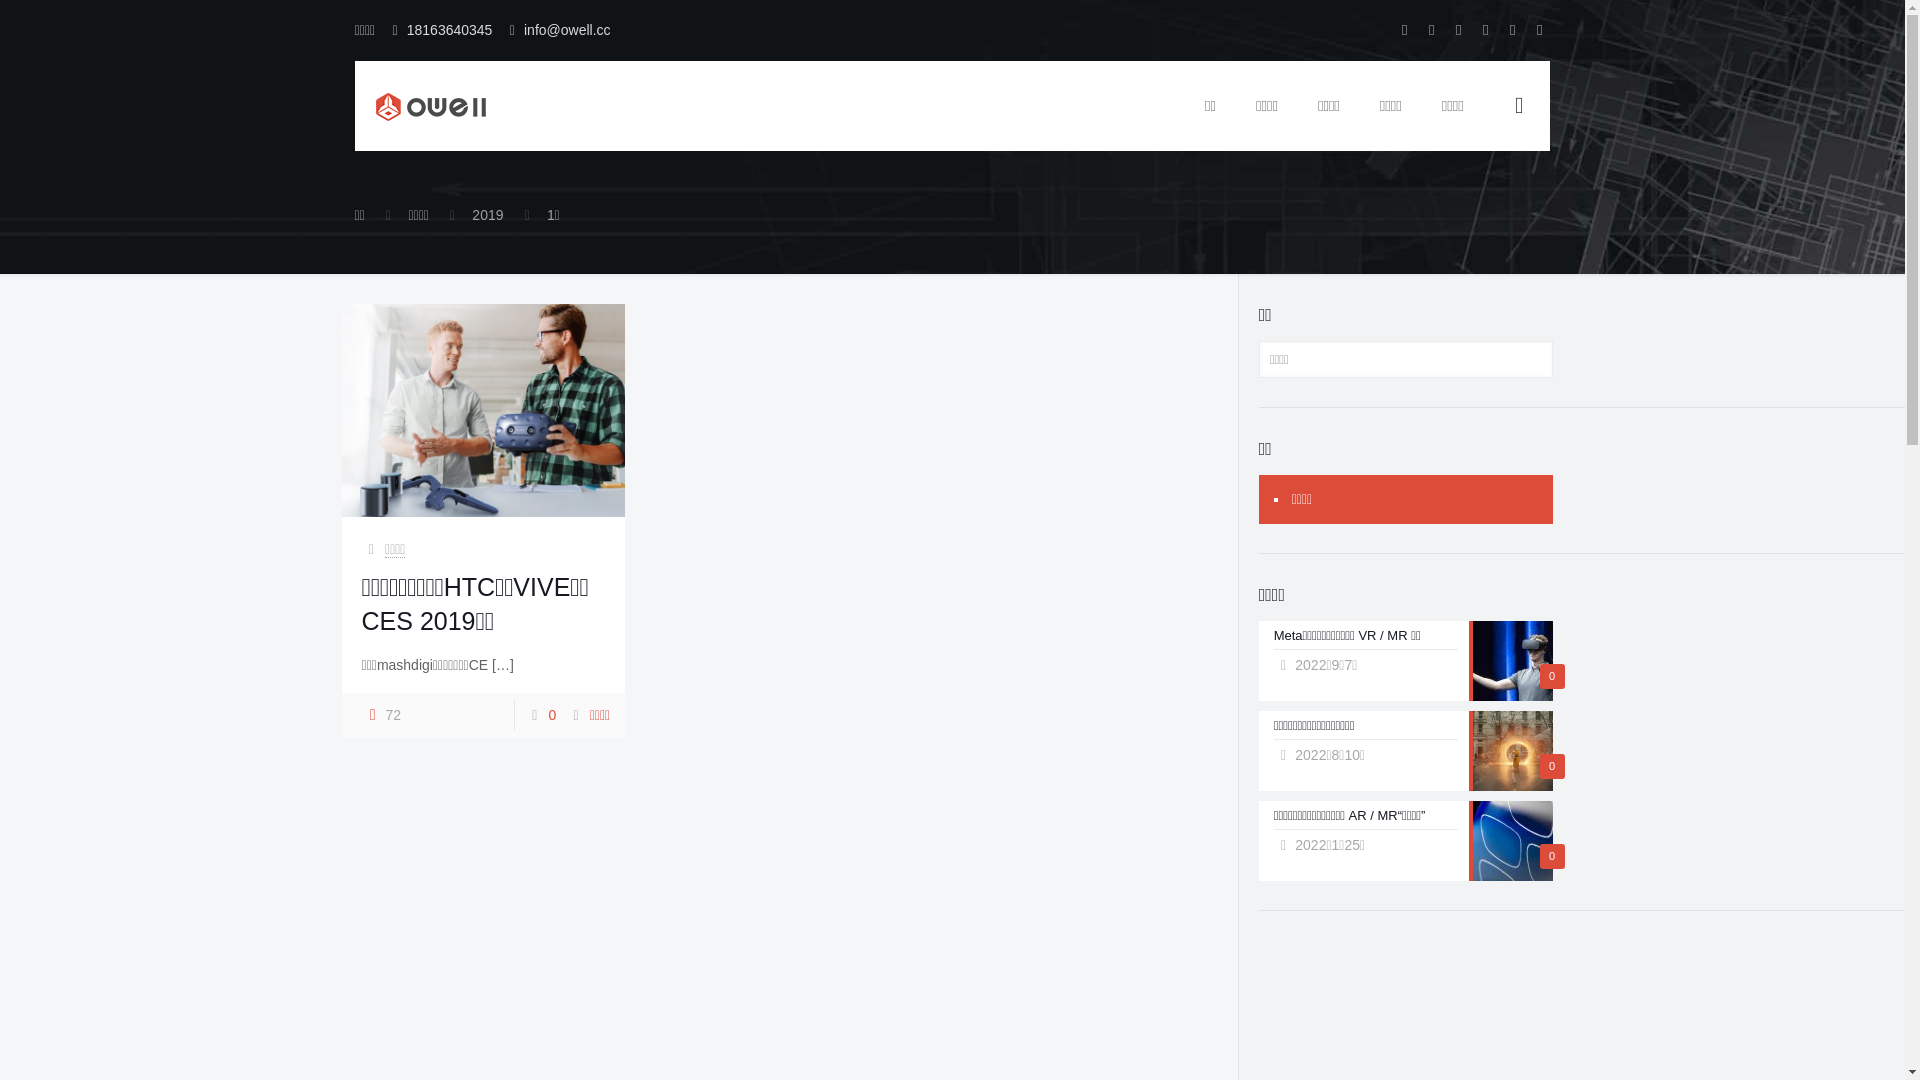  Describe the element at coordinates (552, 713) in the screenshot. I see `'0'` at that location.